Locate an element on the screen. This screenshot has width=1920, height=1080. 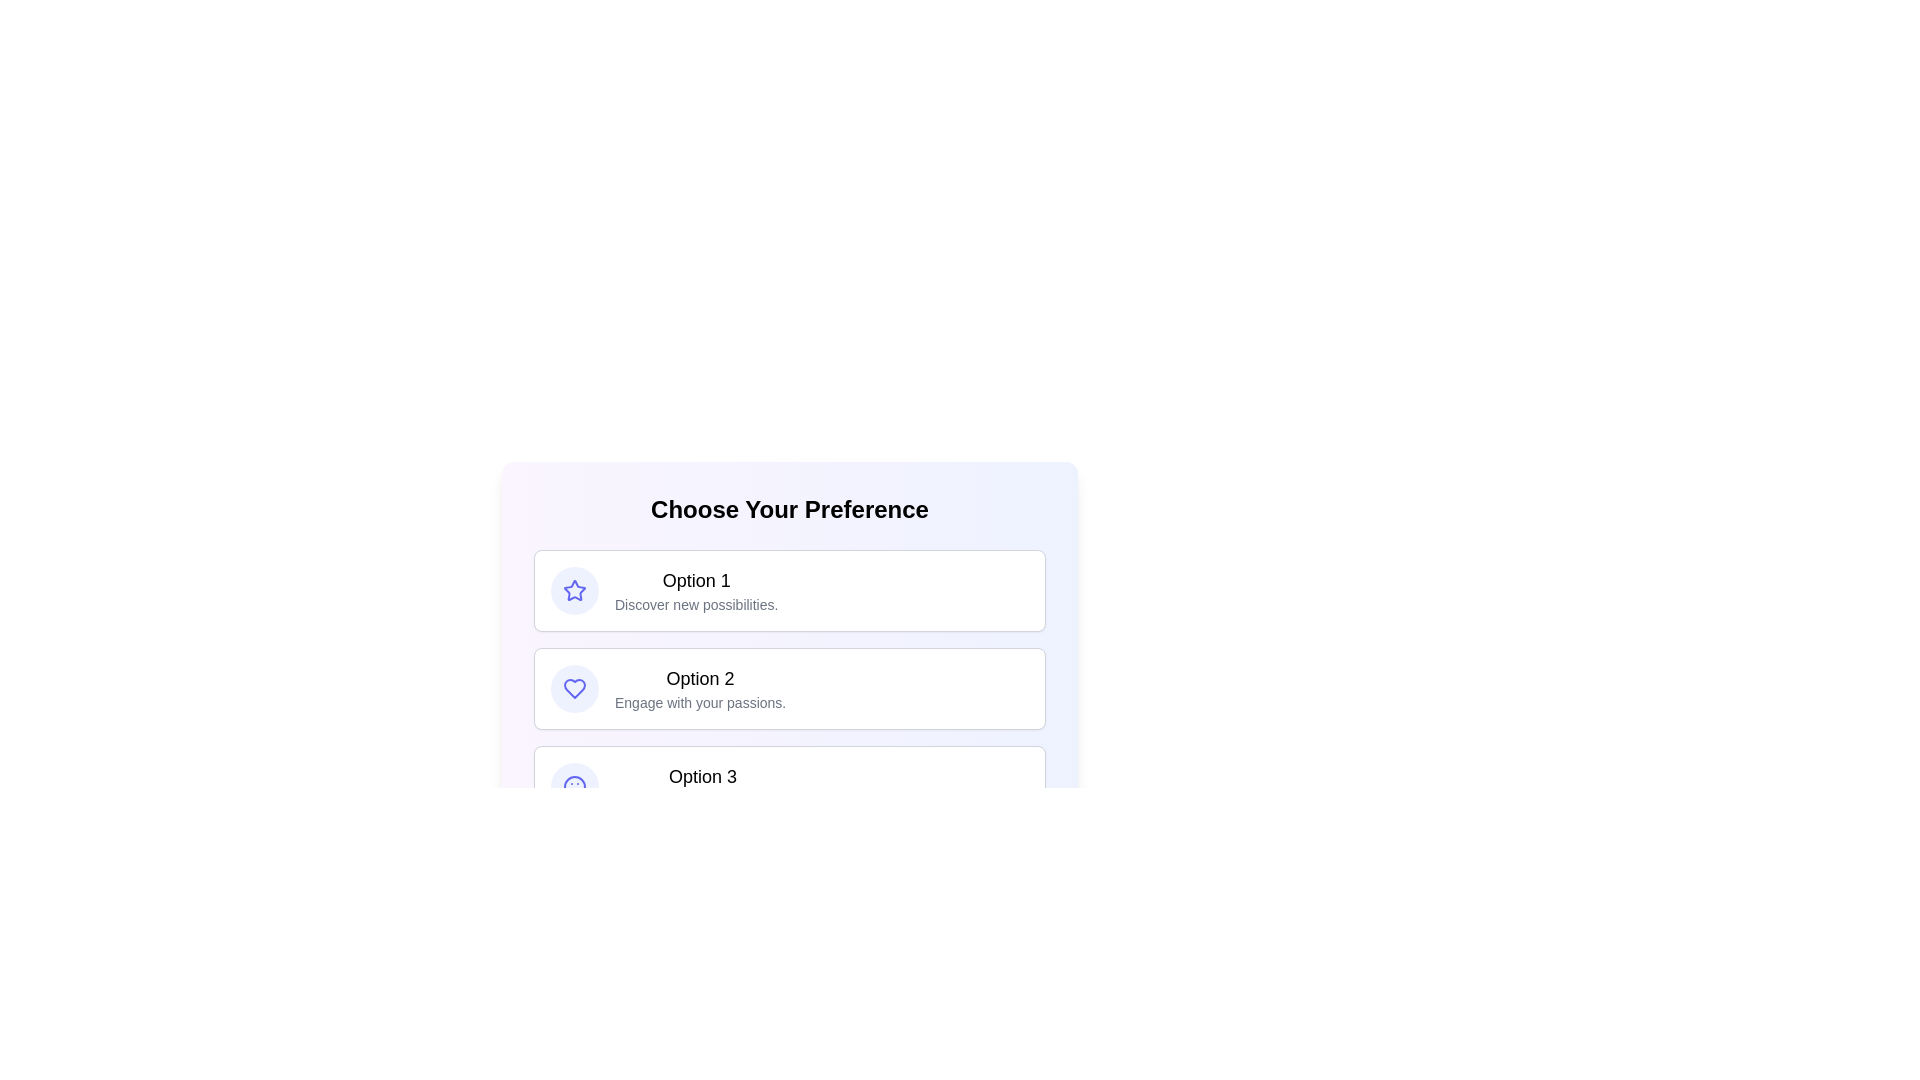
the second selectable card in the preference selection menu is located at coordinates (789, 684).